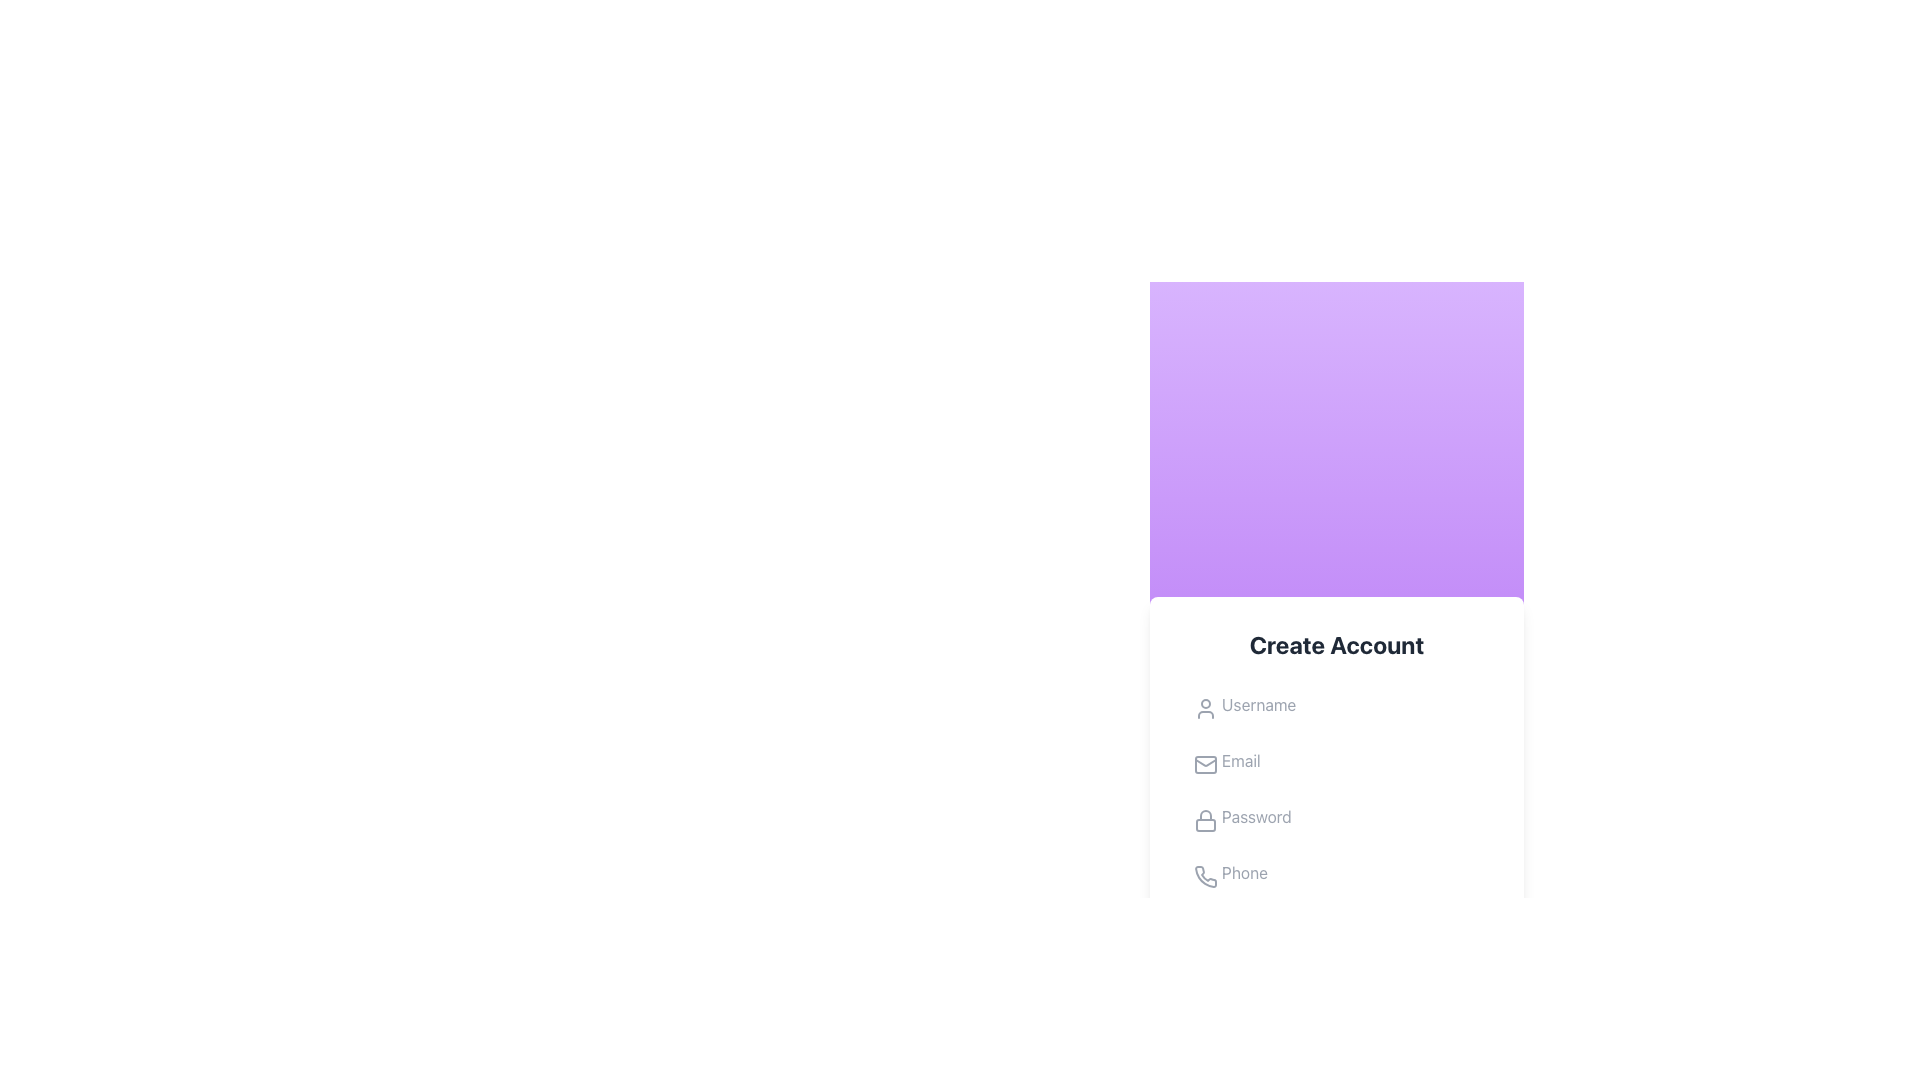 Image resolution: width=1920 pixels, height=1080 pixels. What do you see at coordinates (1204, 875) in the screenshot?
I see `the phone number icon located to the left of the 'Phone' input field in the lower part of the form component` at bounding box center [1204, 875].